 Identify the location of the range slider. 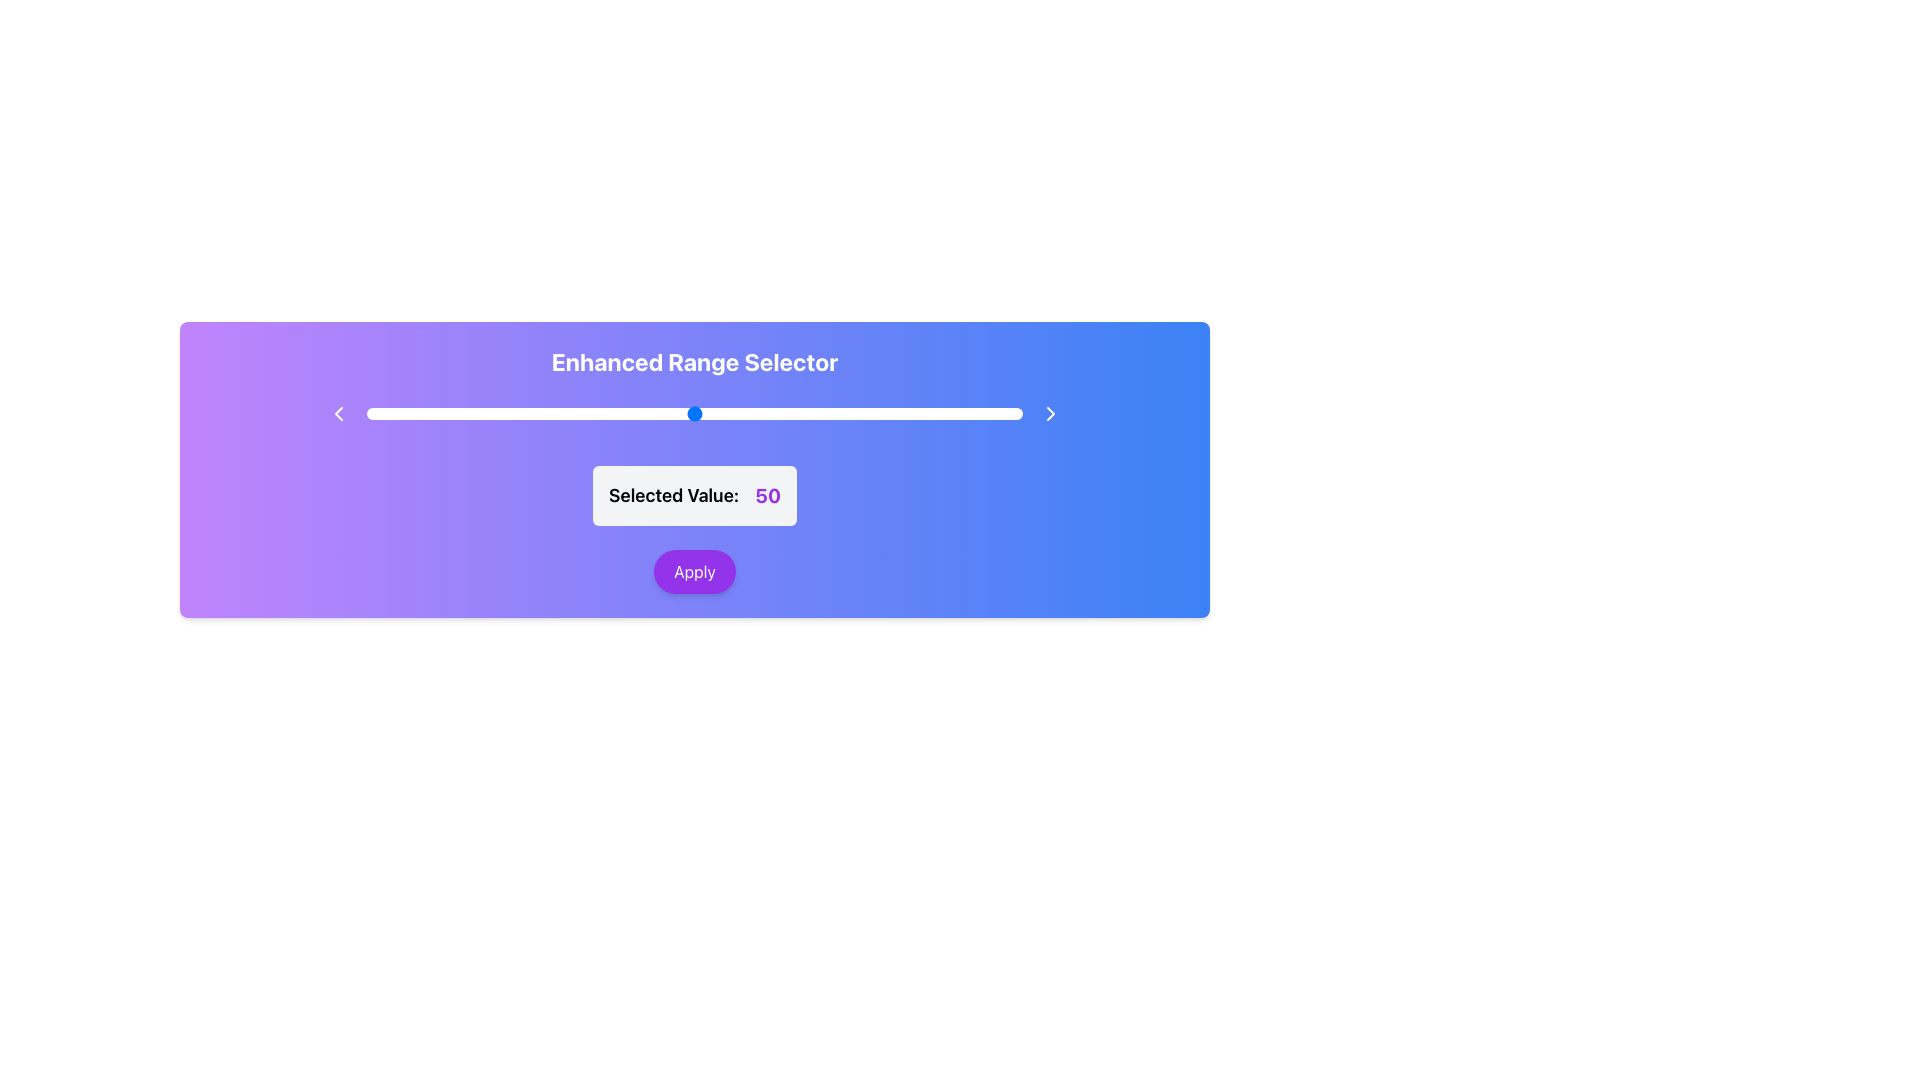
(477, 412).